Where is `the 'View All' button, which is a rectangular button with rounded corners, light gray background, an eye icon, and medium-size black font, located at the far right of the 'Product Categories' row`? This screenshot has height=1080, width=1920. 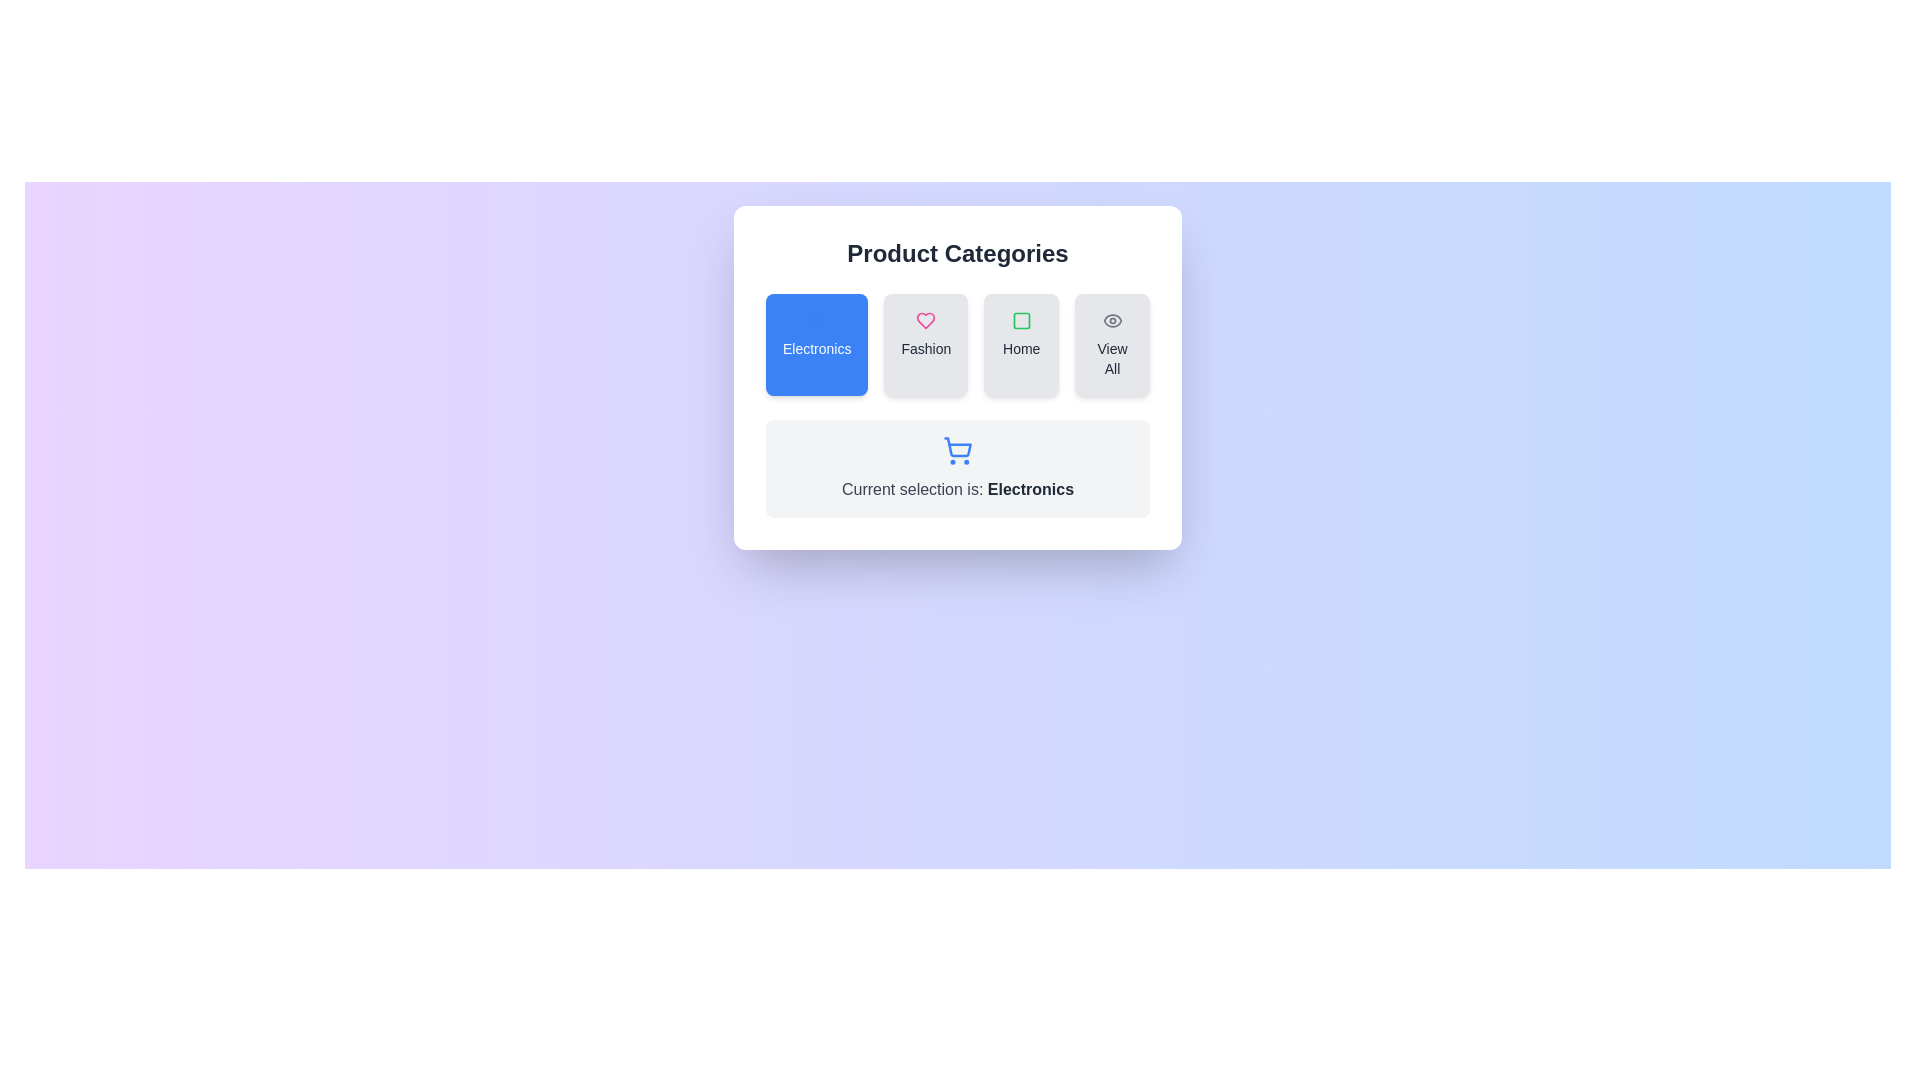 the 'View All' button, which is a rectangular button with rounded corners, light gray background, an eye icon, and medium-size black font, located at the far right of the 'Product Categories' row is located at coordinates (1111, 343).